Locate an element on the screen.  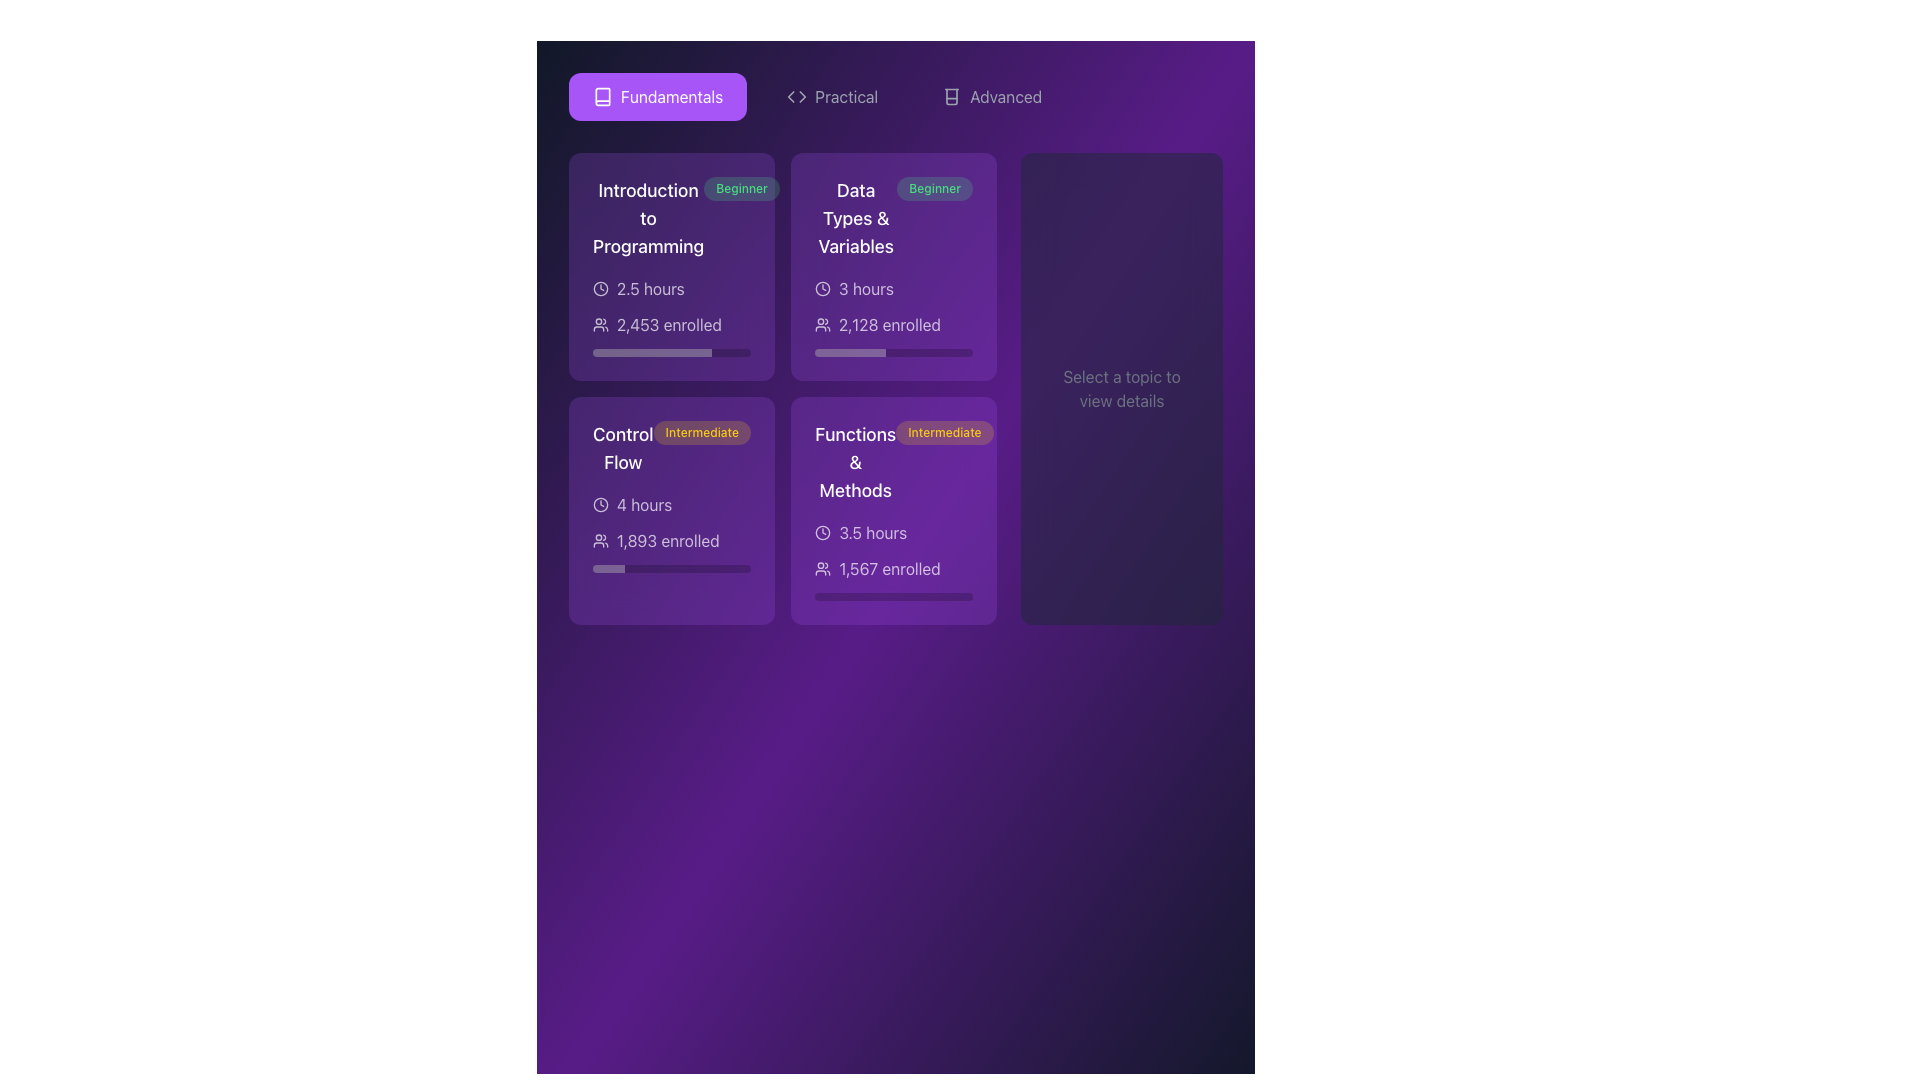
the Static Text Label displaying '1,567 enrolled', which is located in the lower right corner of the 'Functions & Methods' card is located at coordinates (888, 569).